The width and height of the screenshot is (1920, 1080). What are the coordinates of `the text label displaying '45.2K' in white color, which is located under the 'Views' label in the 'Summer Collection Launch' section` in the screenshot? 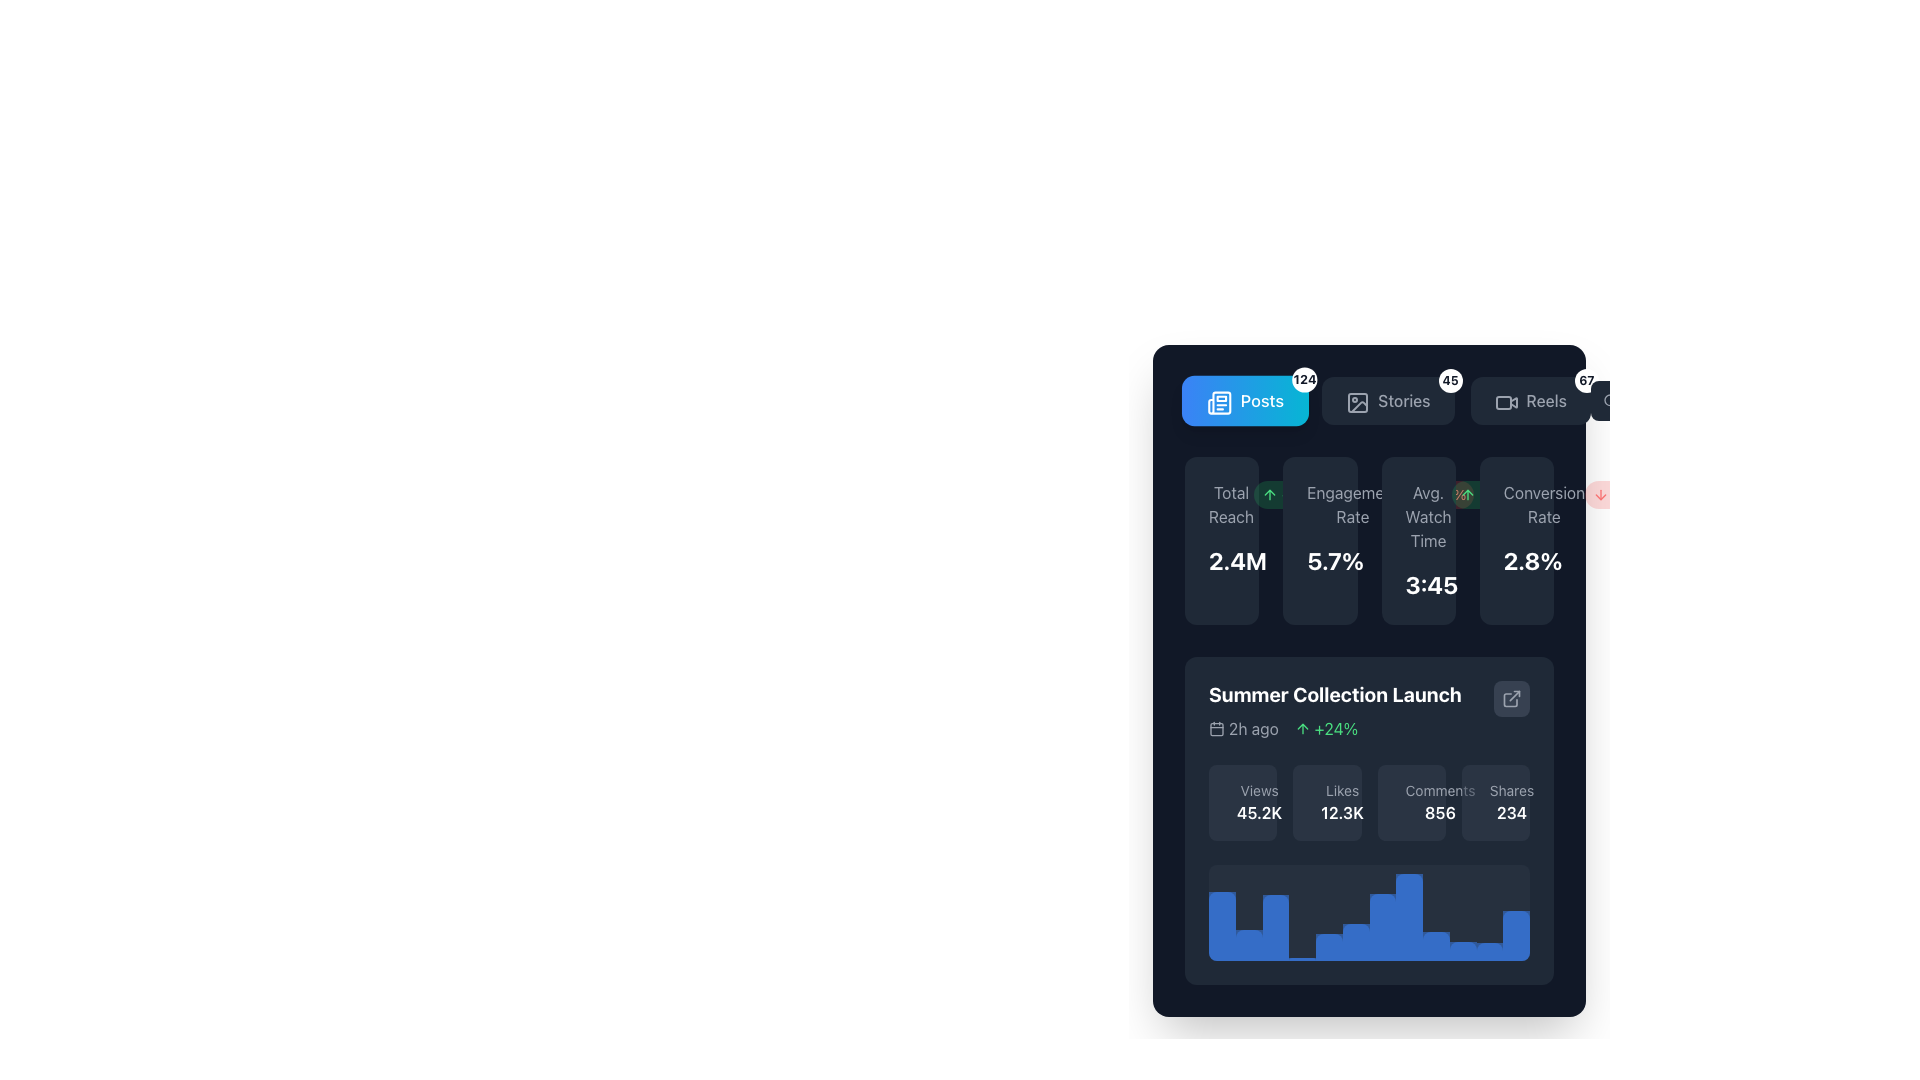 It's located at (1258, 813).